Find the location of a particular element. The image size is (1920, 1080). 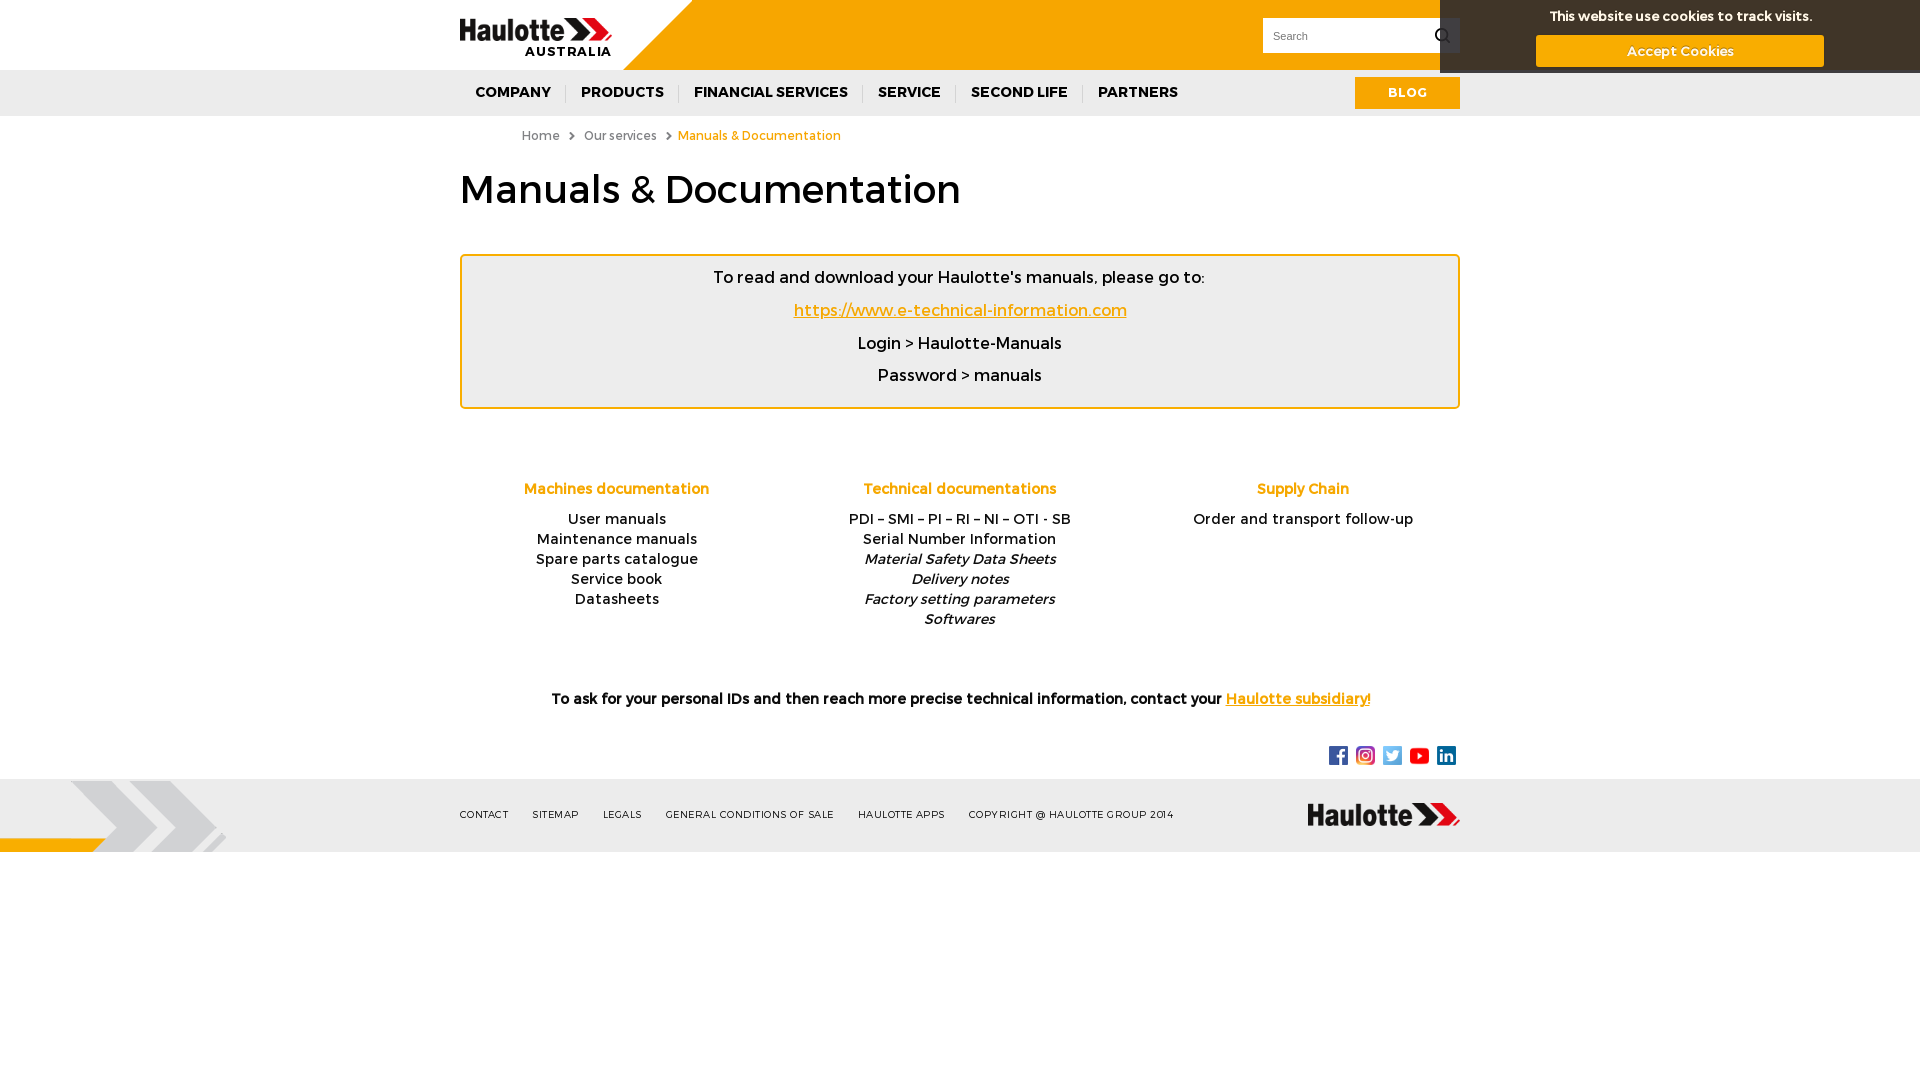

'CONTACT' is located at coordinates (494, 814).